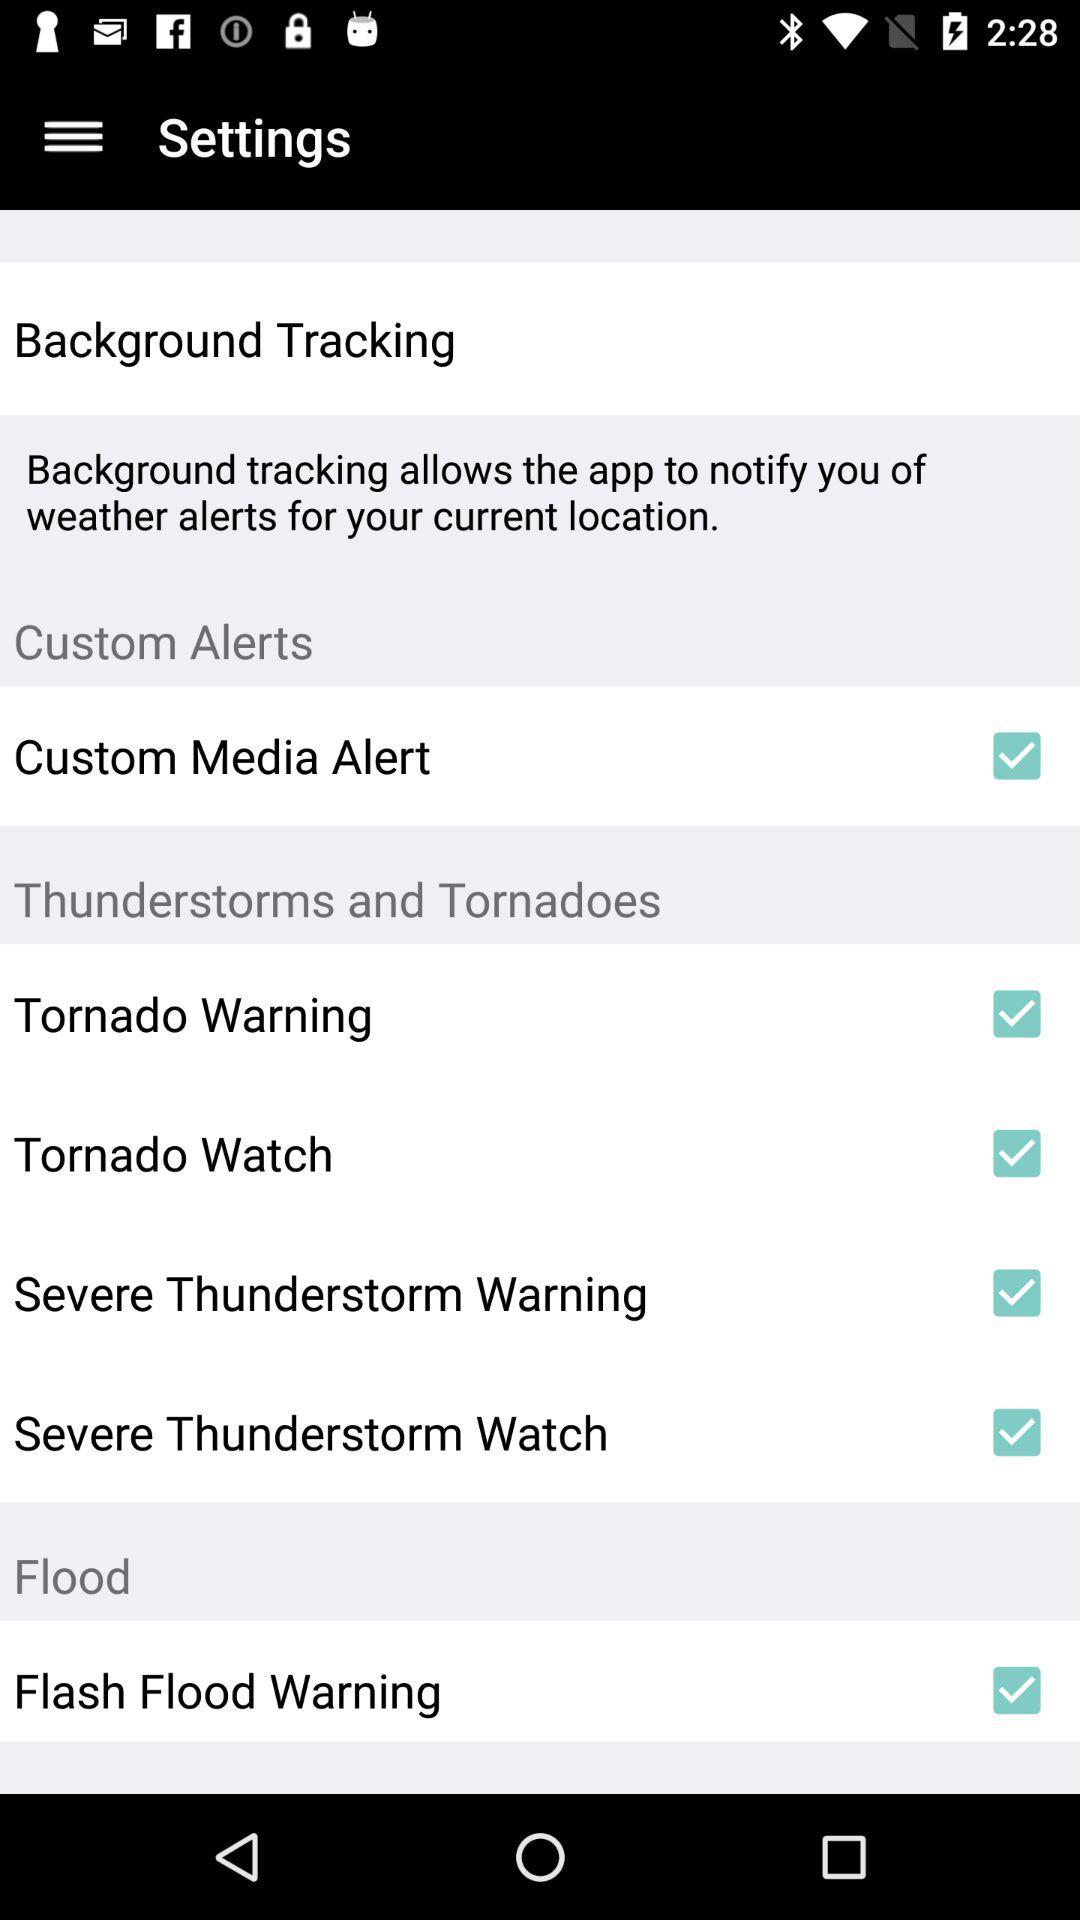 This screenshot has width=1080, height=1920. What do you see at coordinates (1017, 1292) in the screenshot?
I see `the checkbox on the right next to the button severe thunderstorm warning on the web page` at bounding box center [1017, 1292].